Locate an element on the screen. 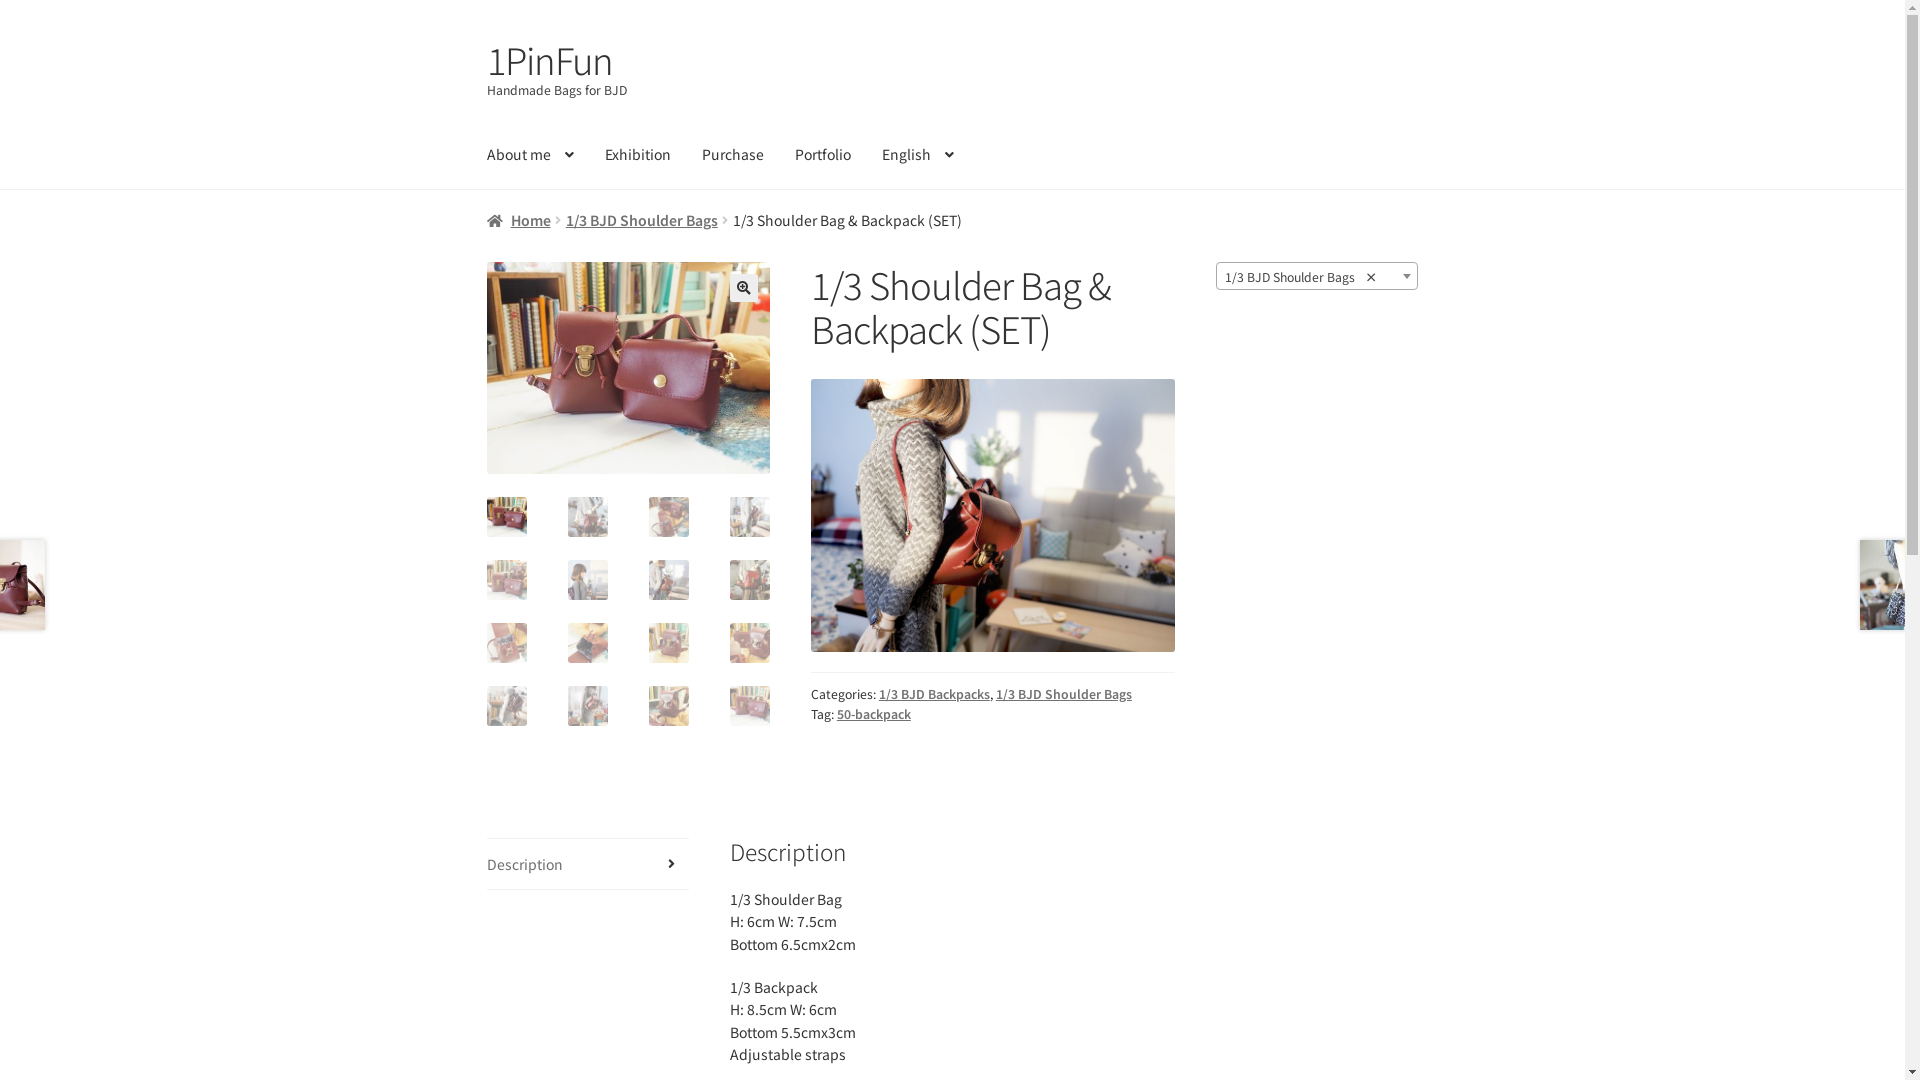 The width and height of the screenshot is (1920, 1080). '1PinFun' is located at coordinates (486, 57).